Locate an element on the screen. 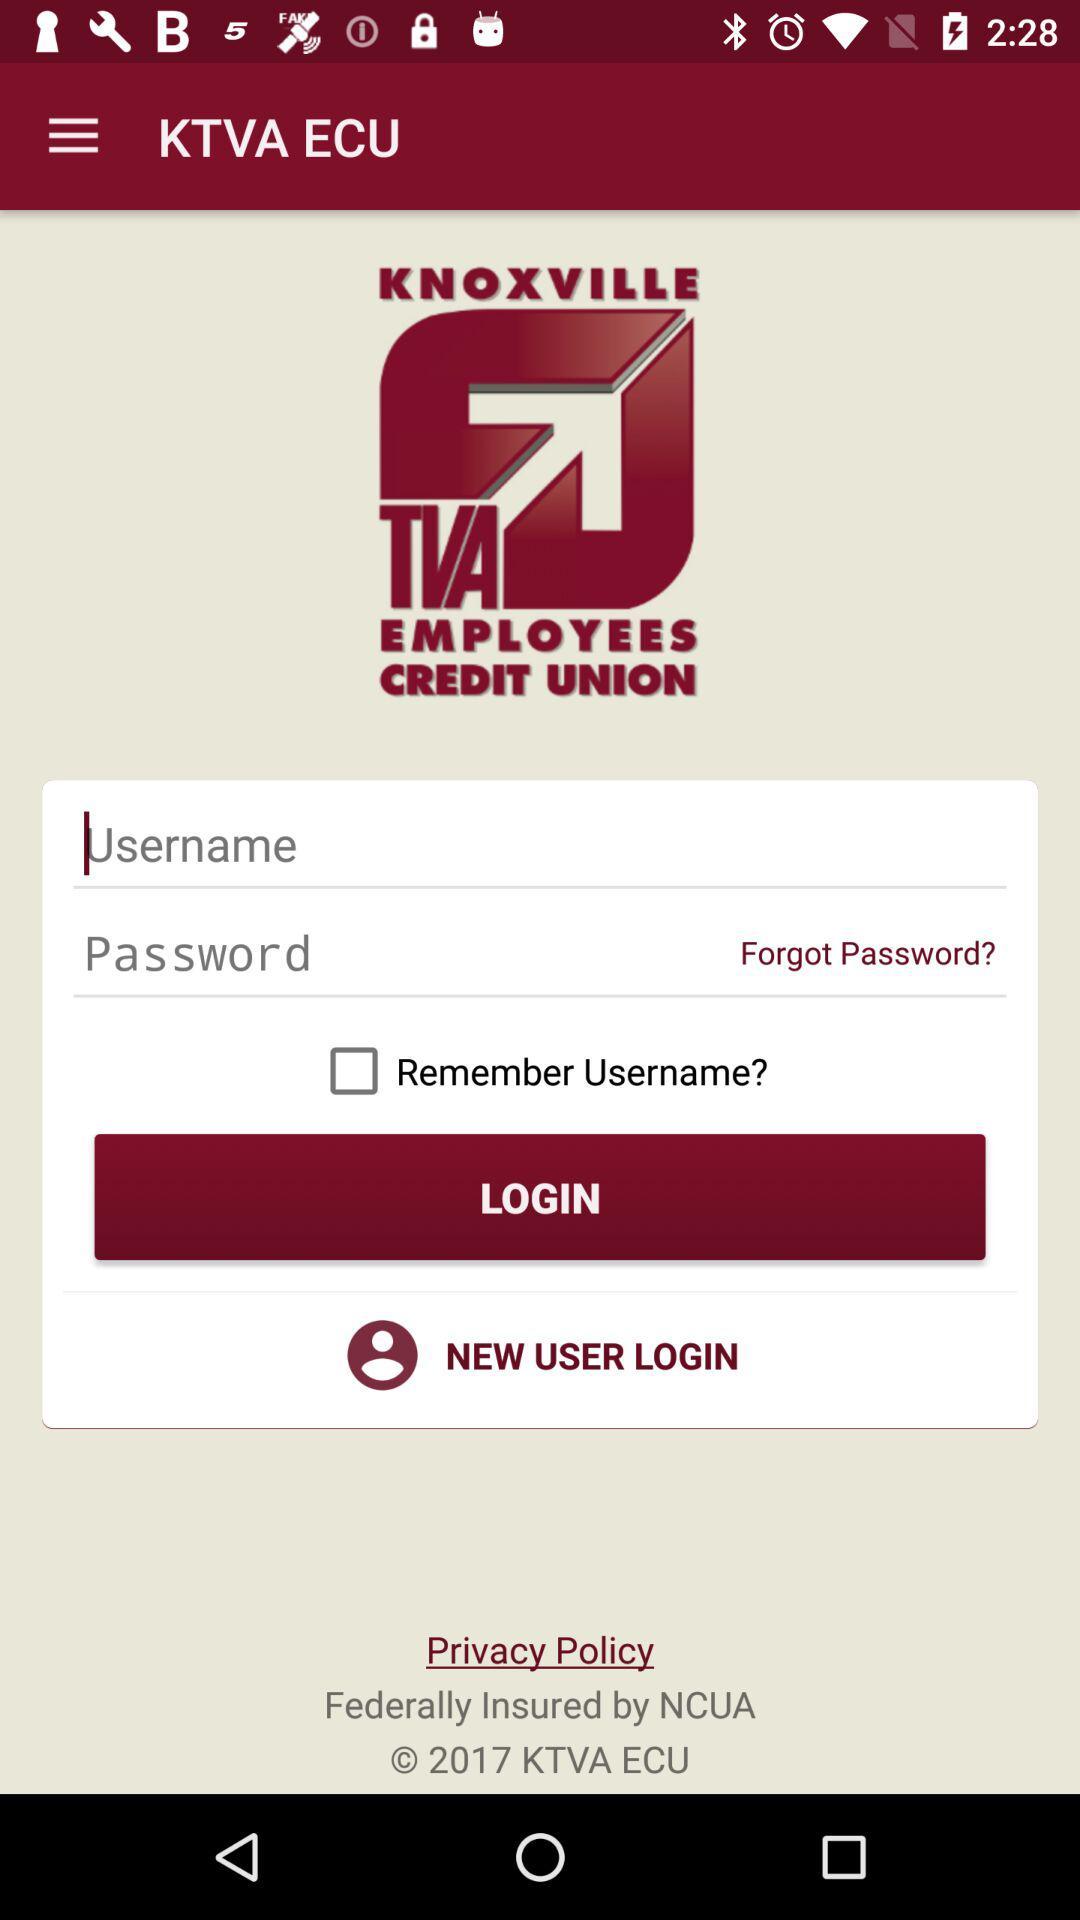  remember username? is located at coordinates (540, 1069).